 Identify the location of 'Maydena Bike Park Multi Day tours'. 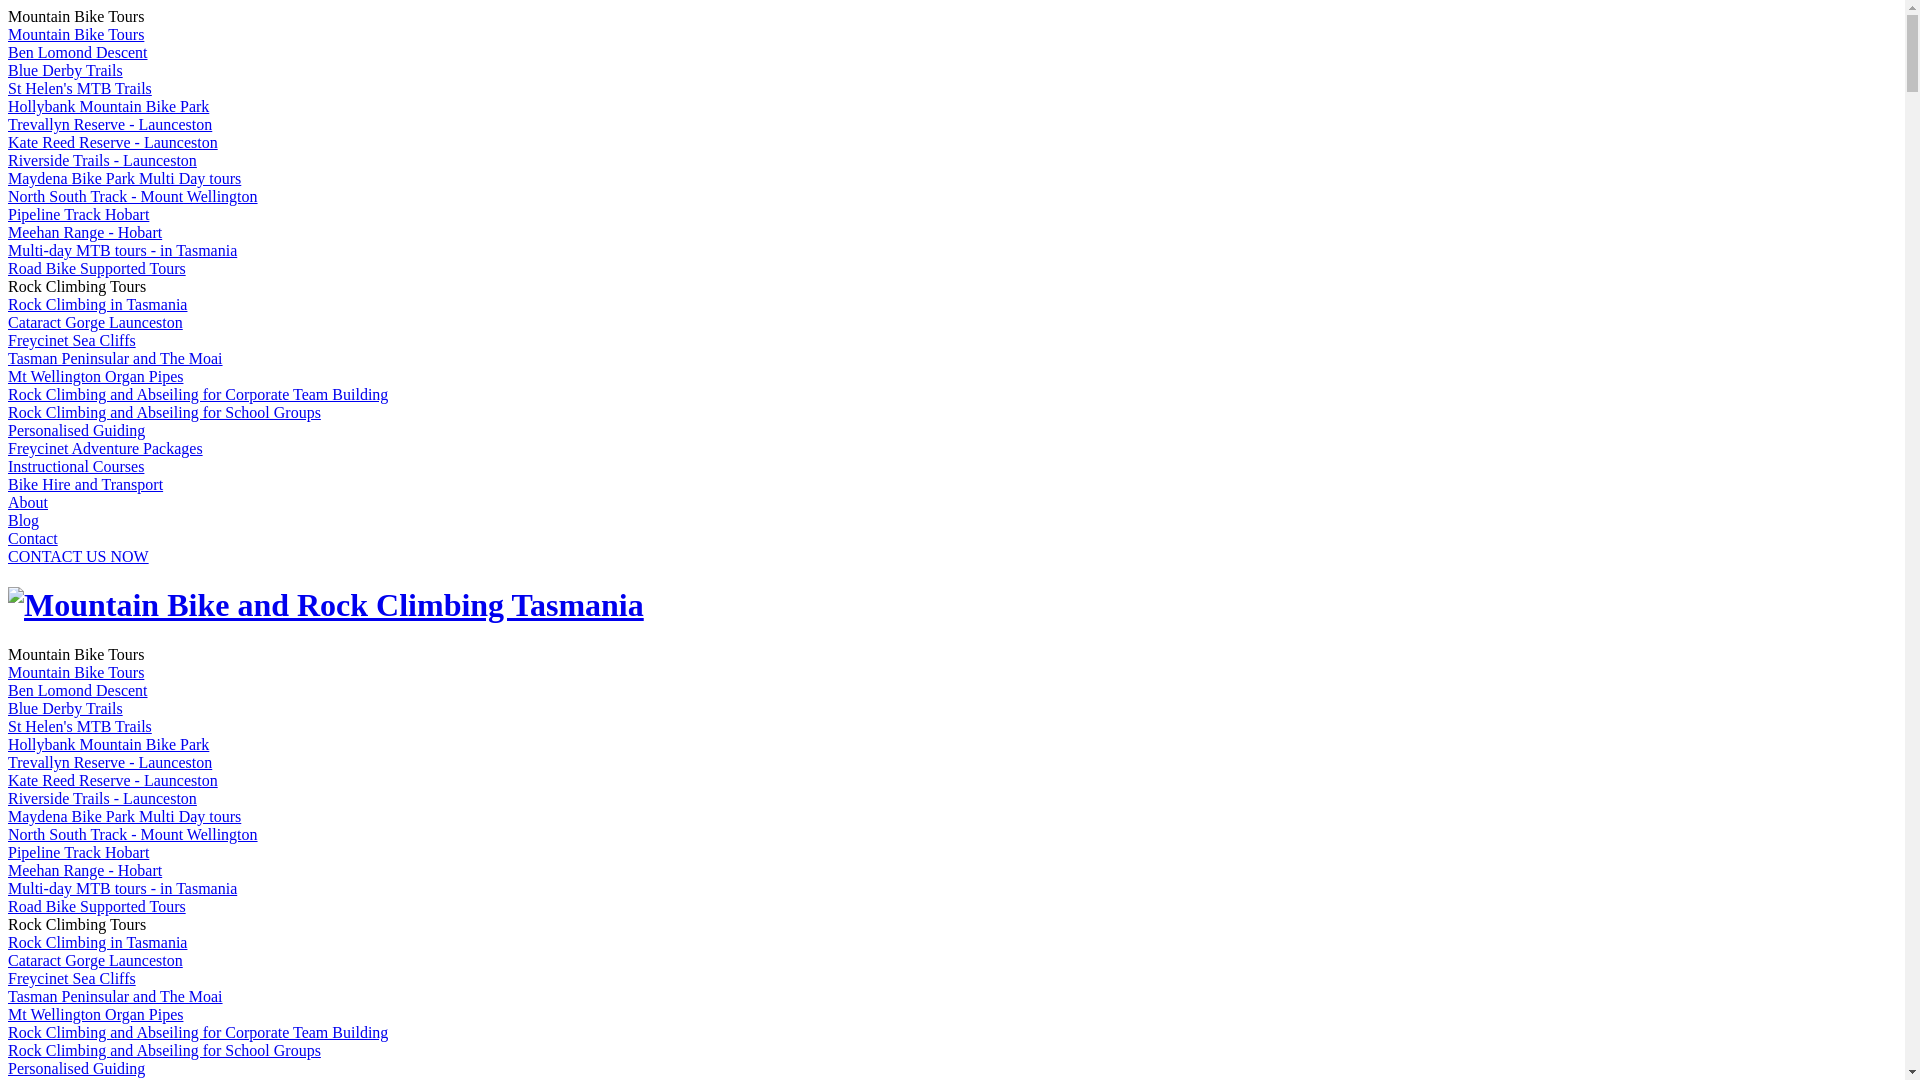
(123, 816).